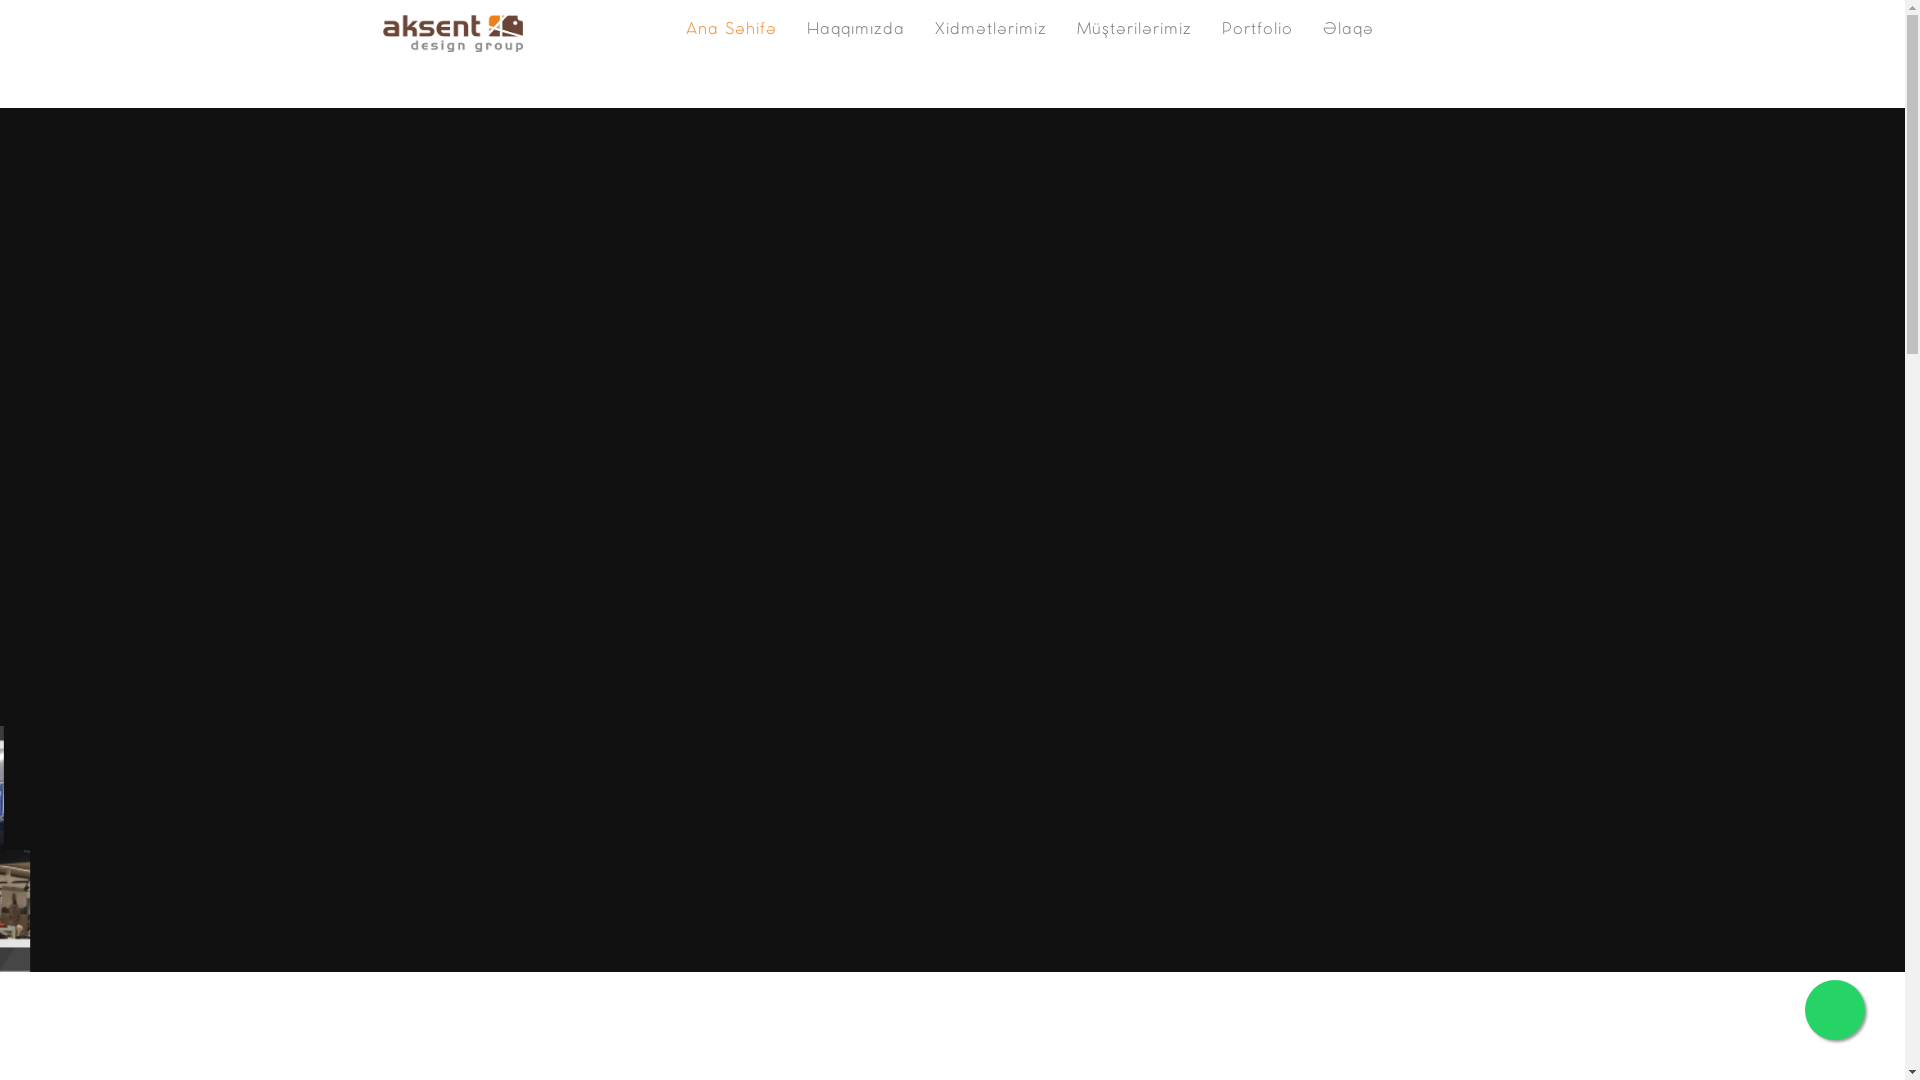 The width and height of the screenshot is (1920, 1080). What do you see at coordinates (1256, 30) in the screenshot?
I see `'Portfolio'` at bounding box center [1256, 30].